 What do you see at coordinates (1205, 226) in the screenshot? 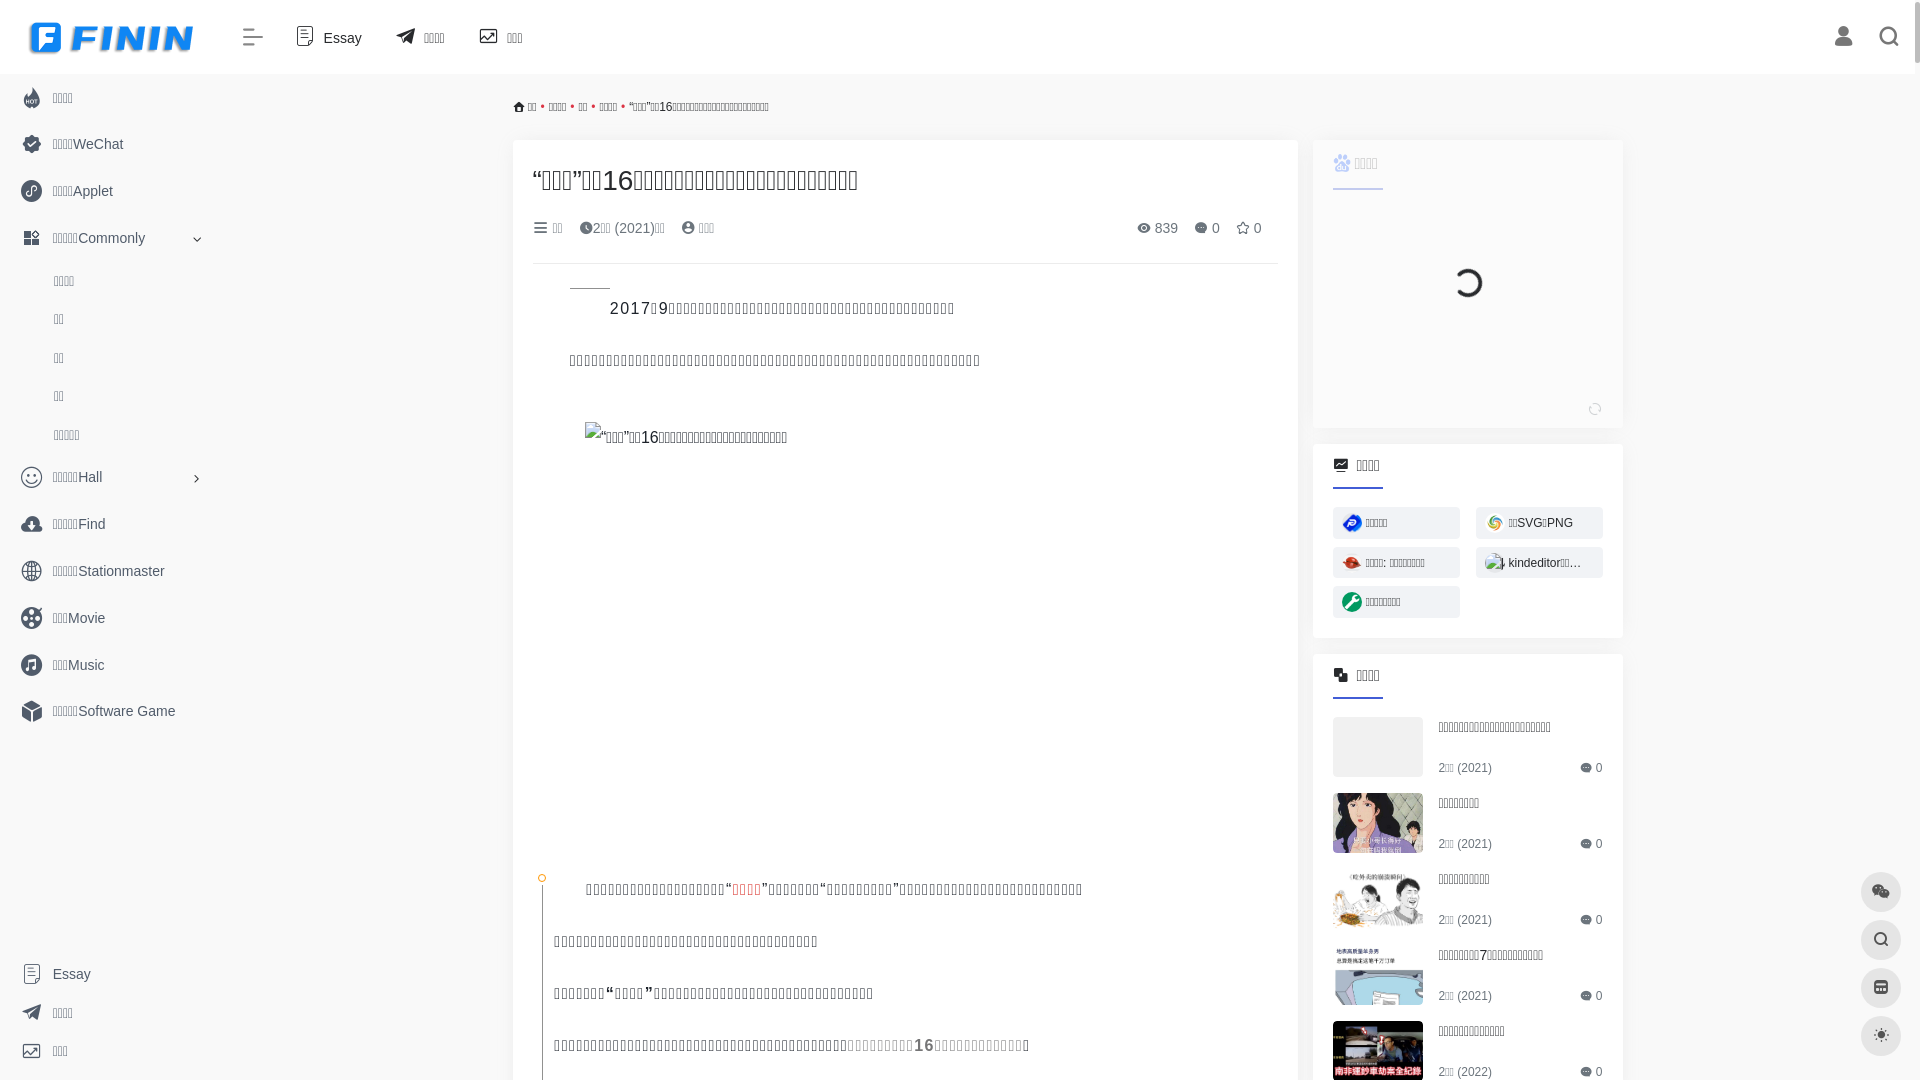
I see `'0'` at bounding box center [1205, 226].